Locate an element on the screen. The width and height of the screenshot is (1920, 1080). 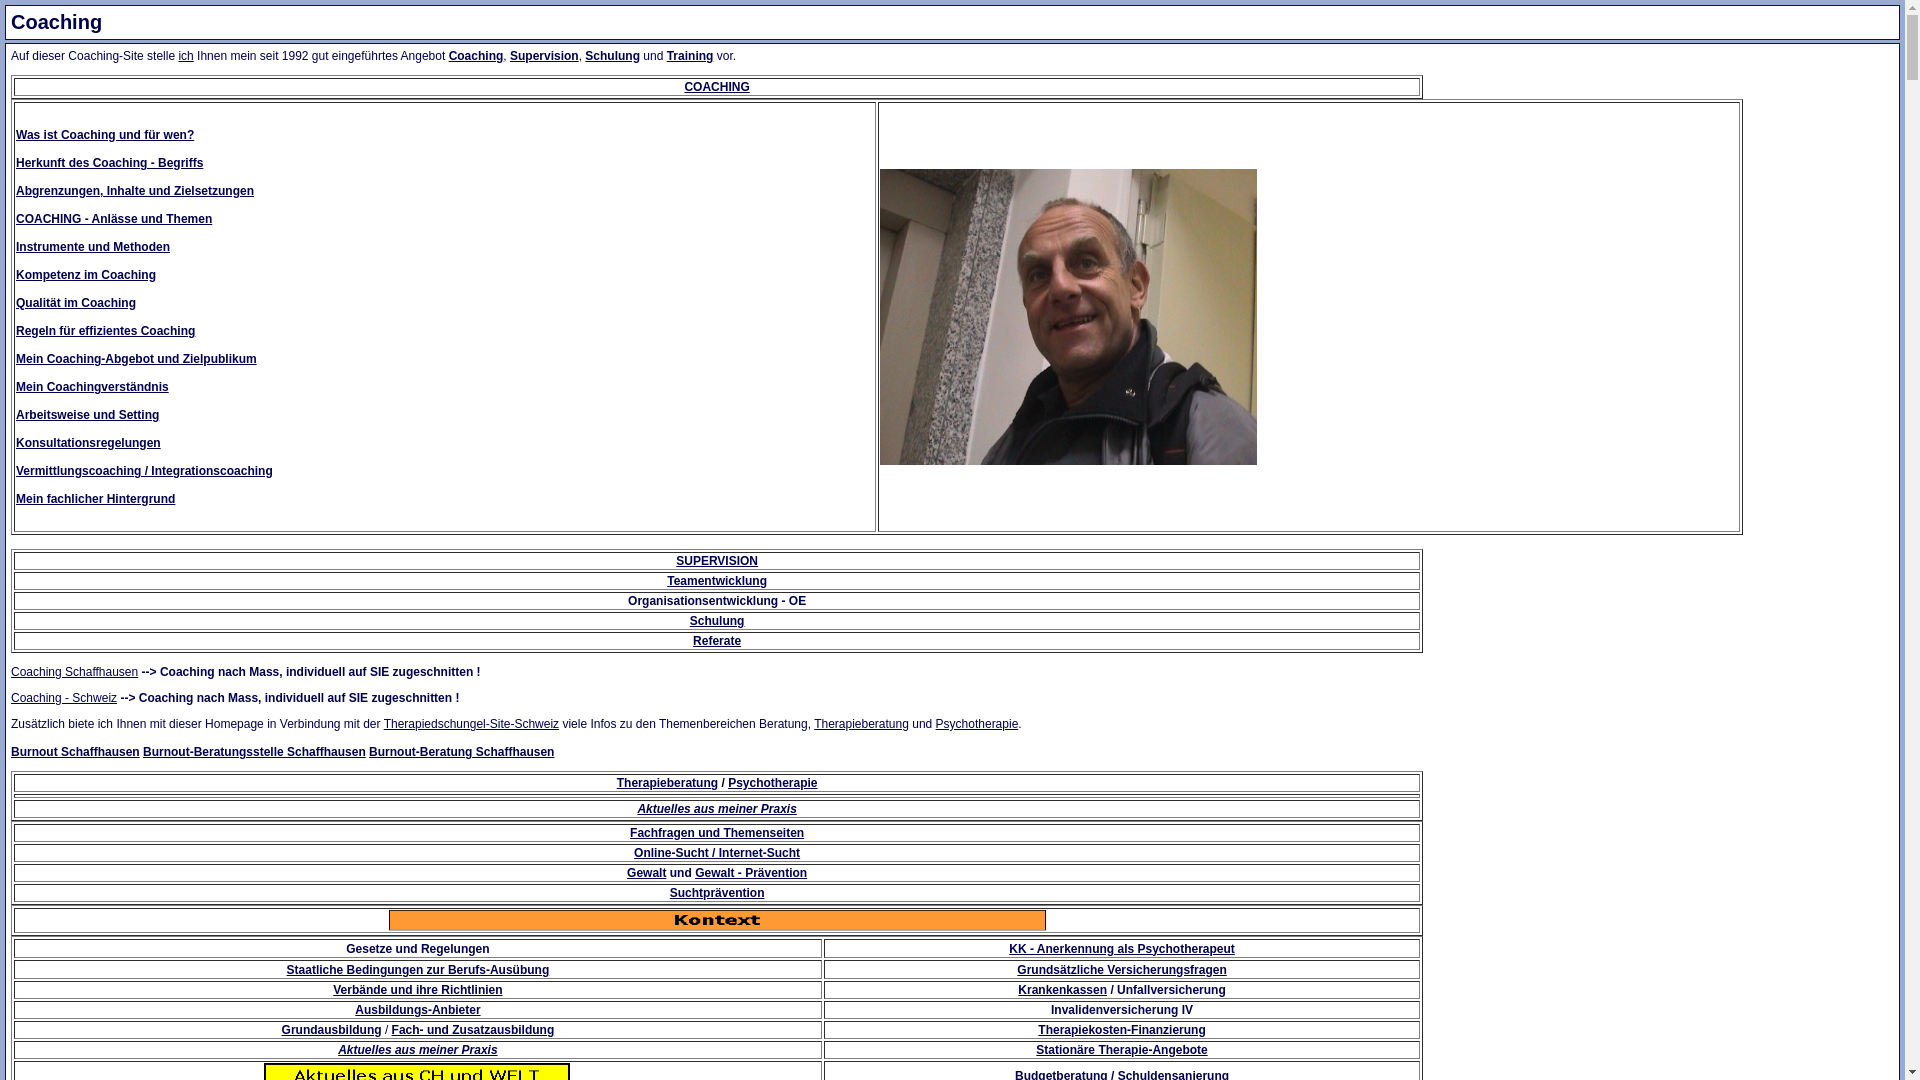
'Mein Coaching-Abgebot und Zielpublikum' is located at coordinates (135, 357).